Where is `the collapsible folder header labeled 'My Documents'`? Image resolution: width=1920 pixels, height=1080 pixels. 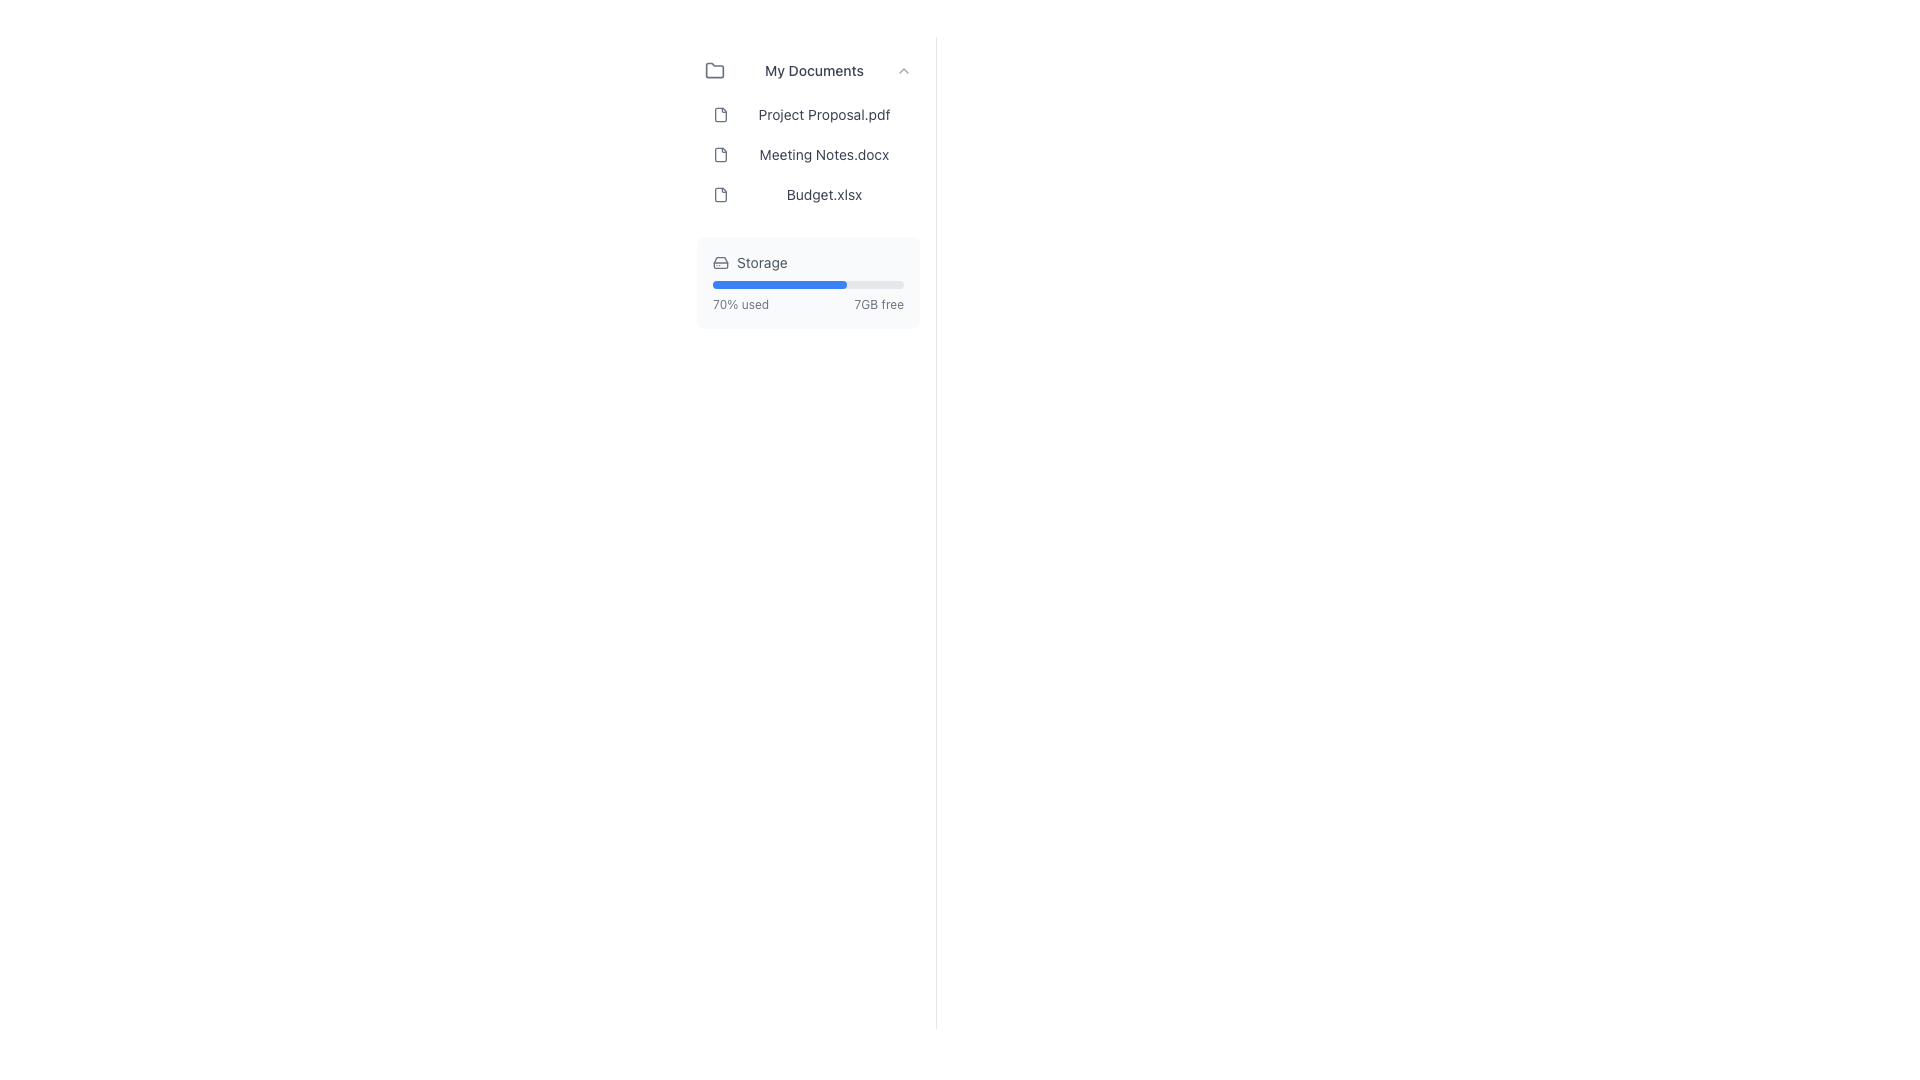 the collapsible folder header labeled 'My Documents' is located at coordinates (808, 69).